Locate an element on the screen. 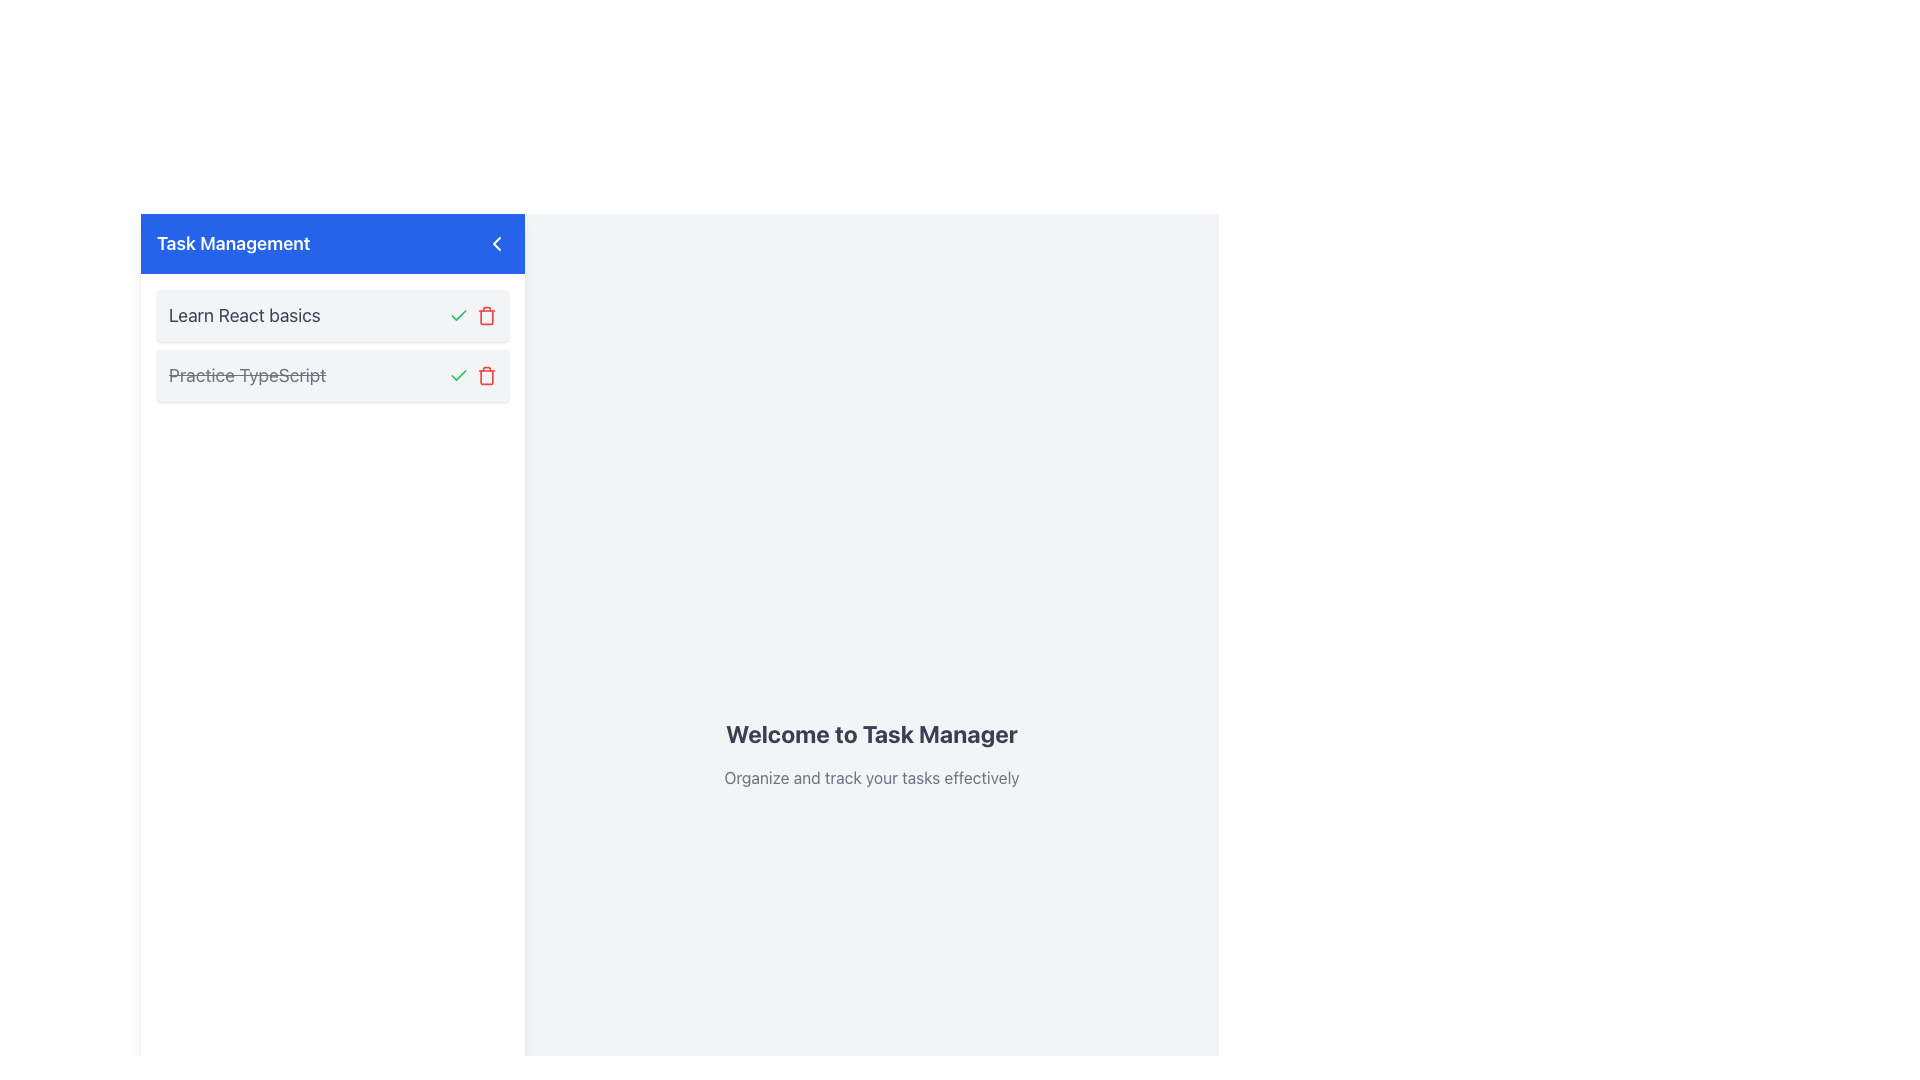  the descriptive subtitle text located directly underneath the main heading 'Welcome to Task Manager' in the center of the page is located at coordinates (872, 777).